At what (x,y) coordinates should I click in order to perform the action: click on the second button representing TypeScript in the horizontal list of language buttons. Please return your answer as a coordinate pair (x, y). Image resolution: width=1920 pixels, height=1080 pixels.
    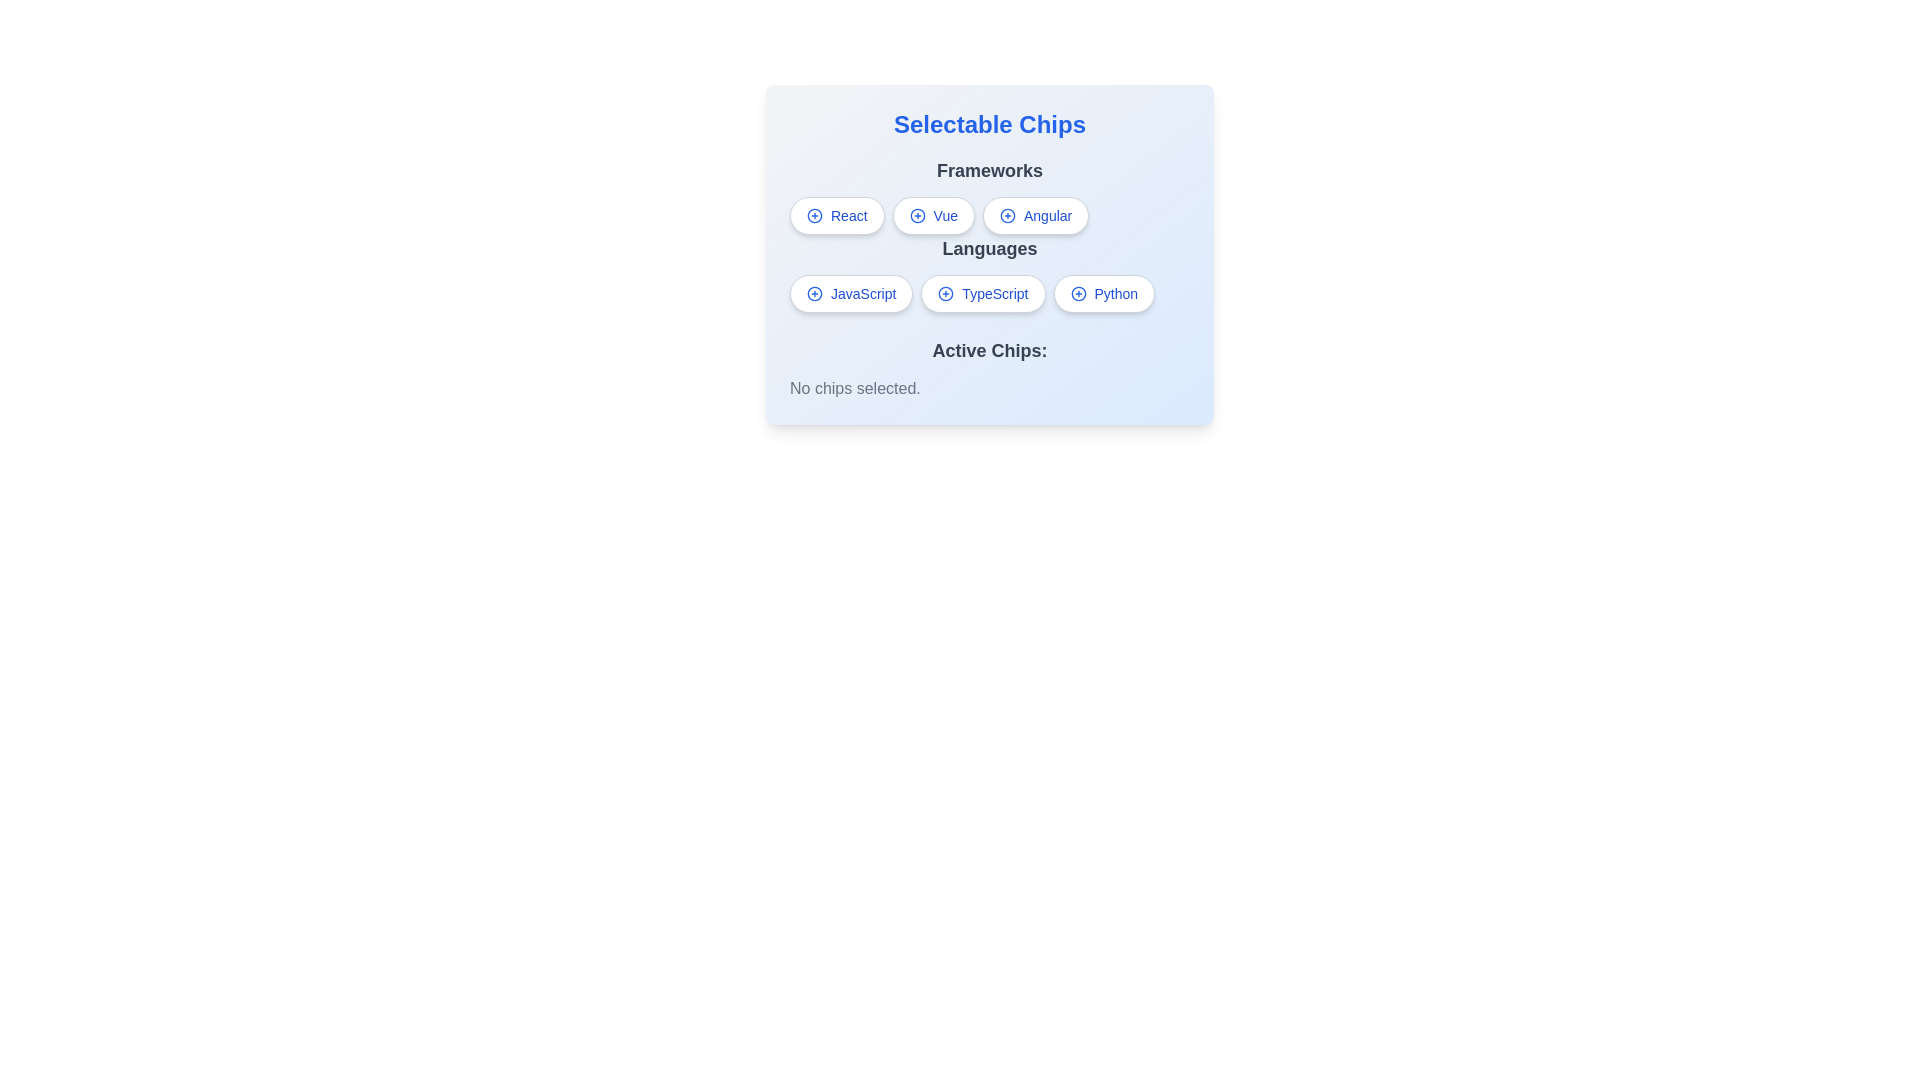
    Looking at the image, I should click on (983, 293).